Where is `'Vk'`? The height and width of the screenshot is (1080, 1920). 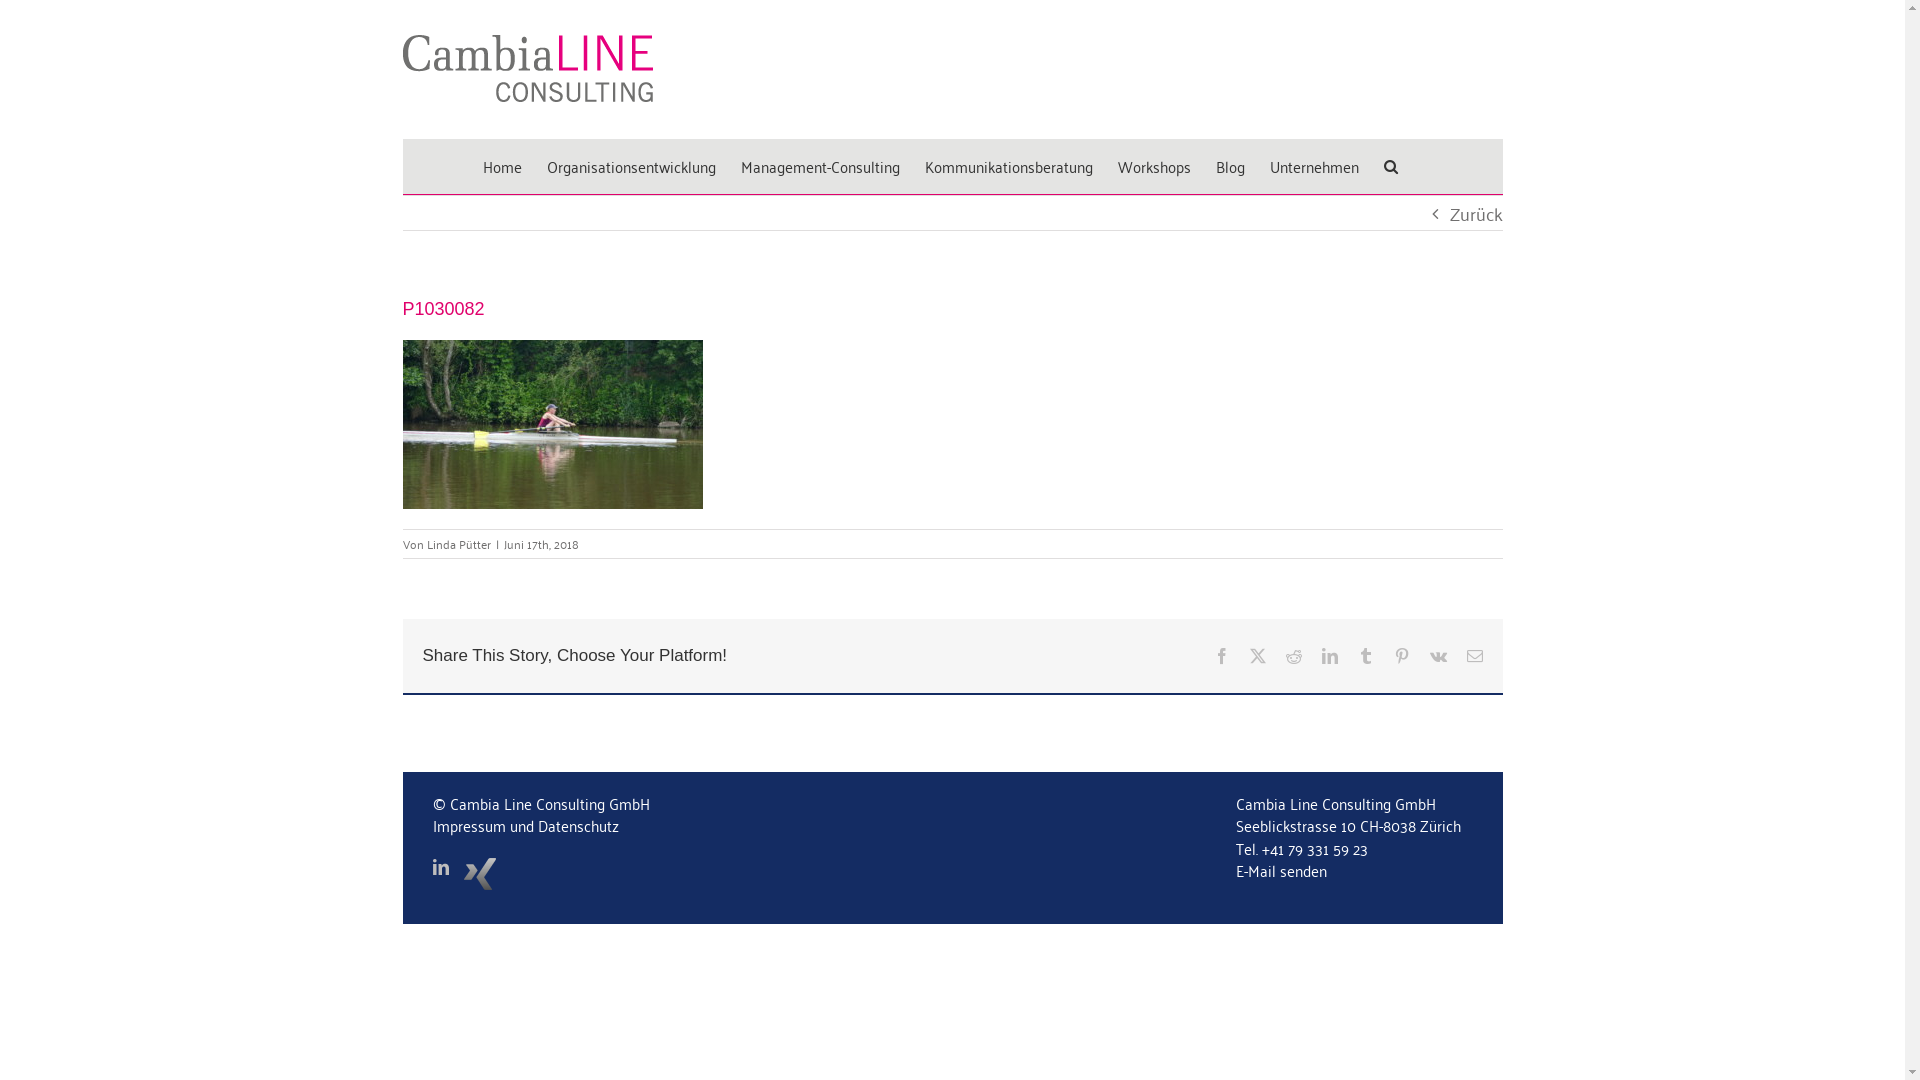 'Vk' is located at coordinates (1437, 655).